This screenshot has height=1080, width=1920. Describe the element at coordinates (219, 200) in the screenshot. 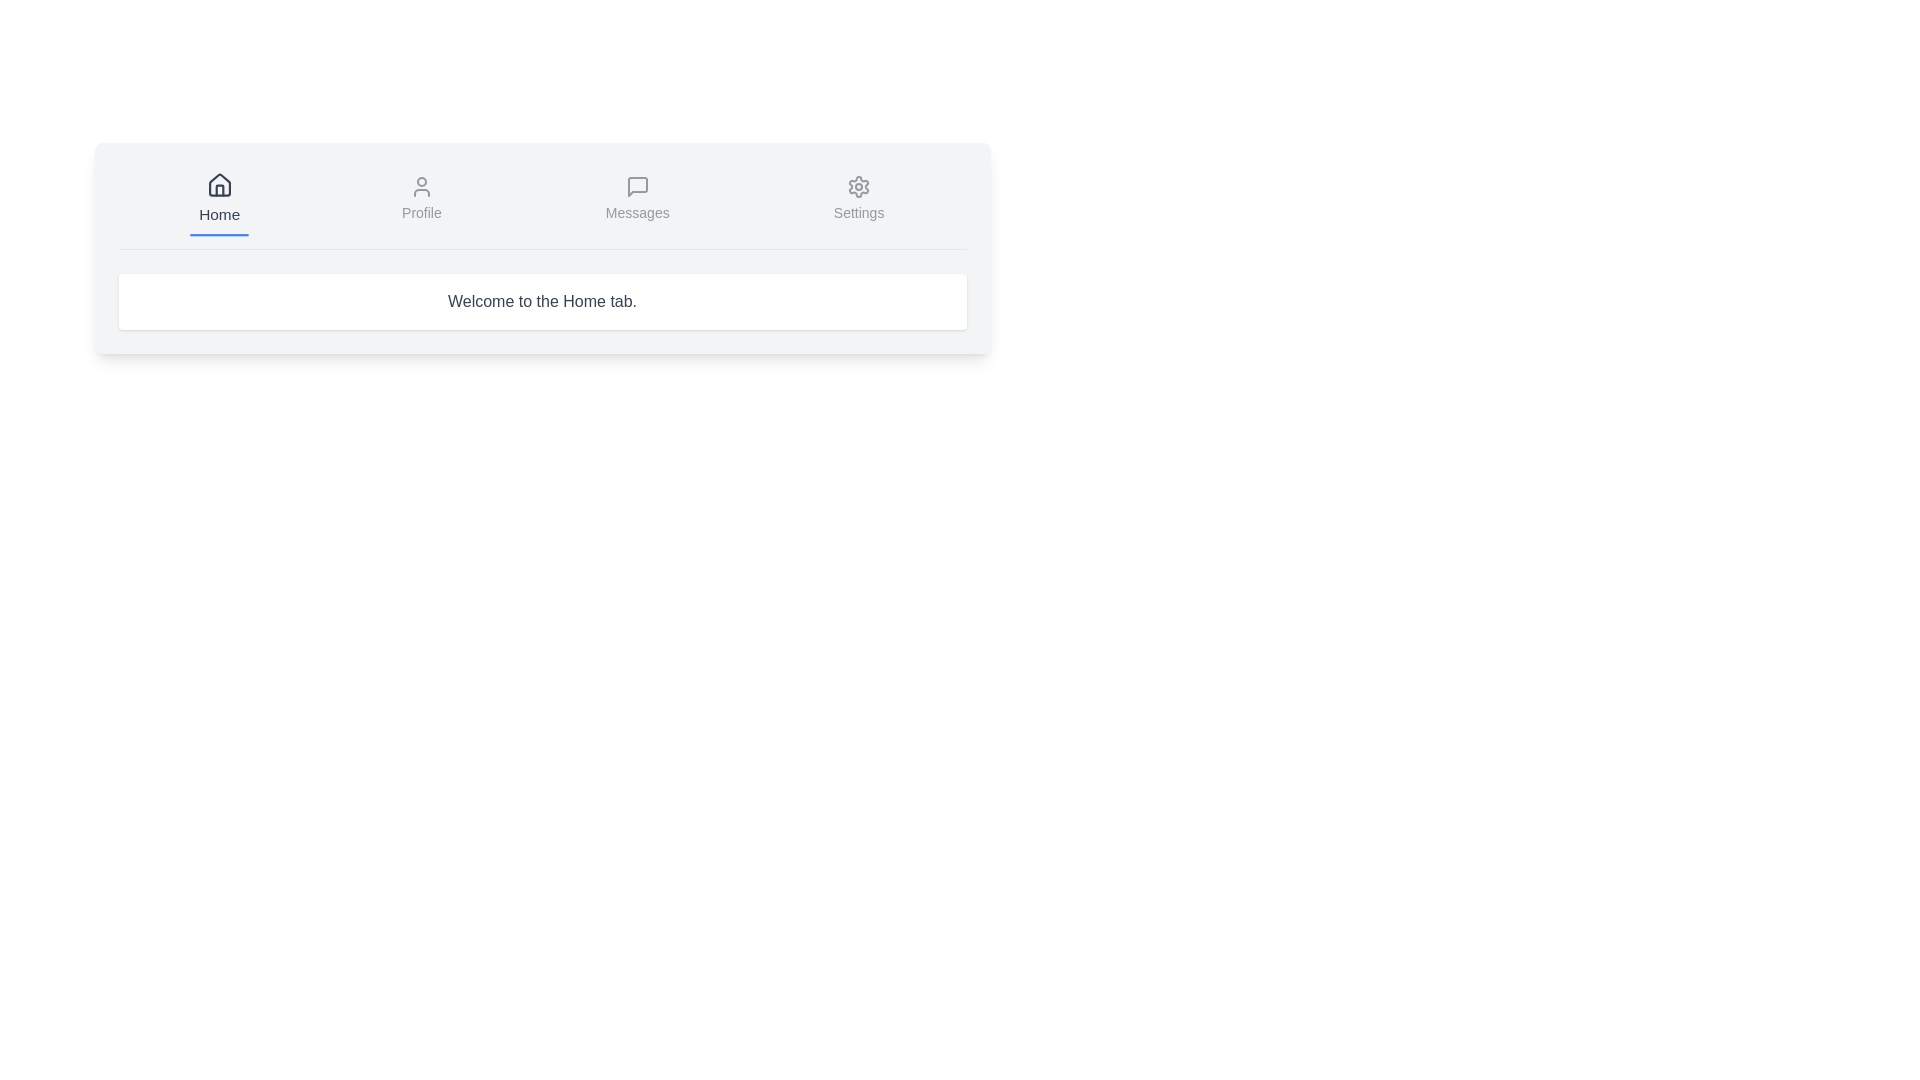

I see `the Home tab by clicking on its button` at that location.